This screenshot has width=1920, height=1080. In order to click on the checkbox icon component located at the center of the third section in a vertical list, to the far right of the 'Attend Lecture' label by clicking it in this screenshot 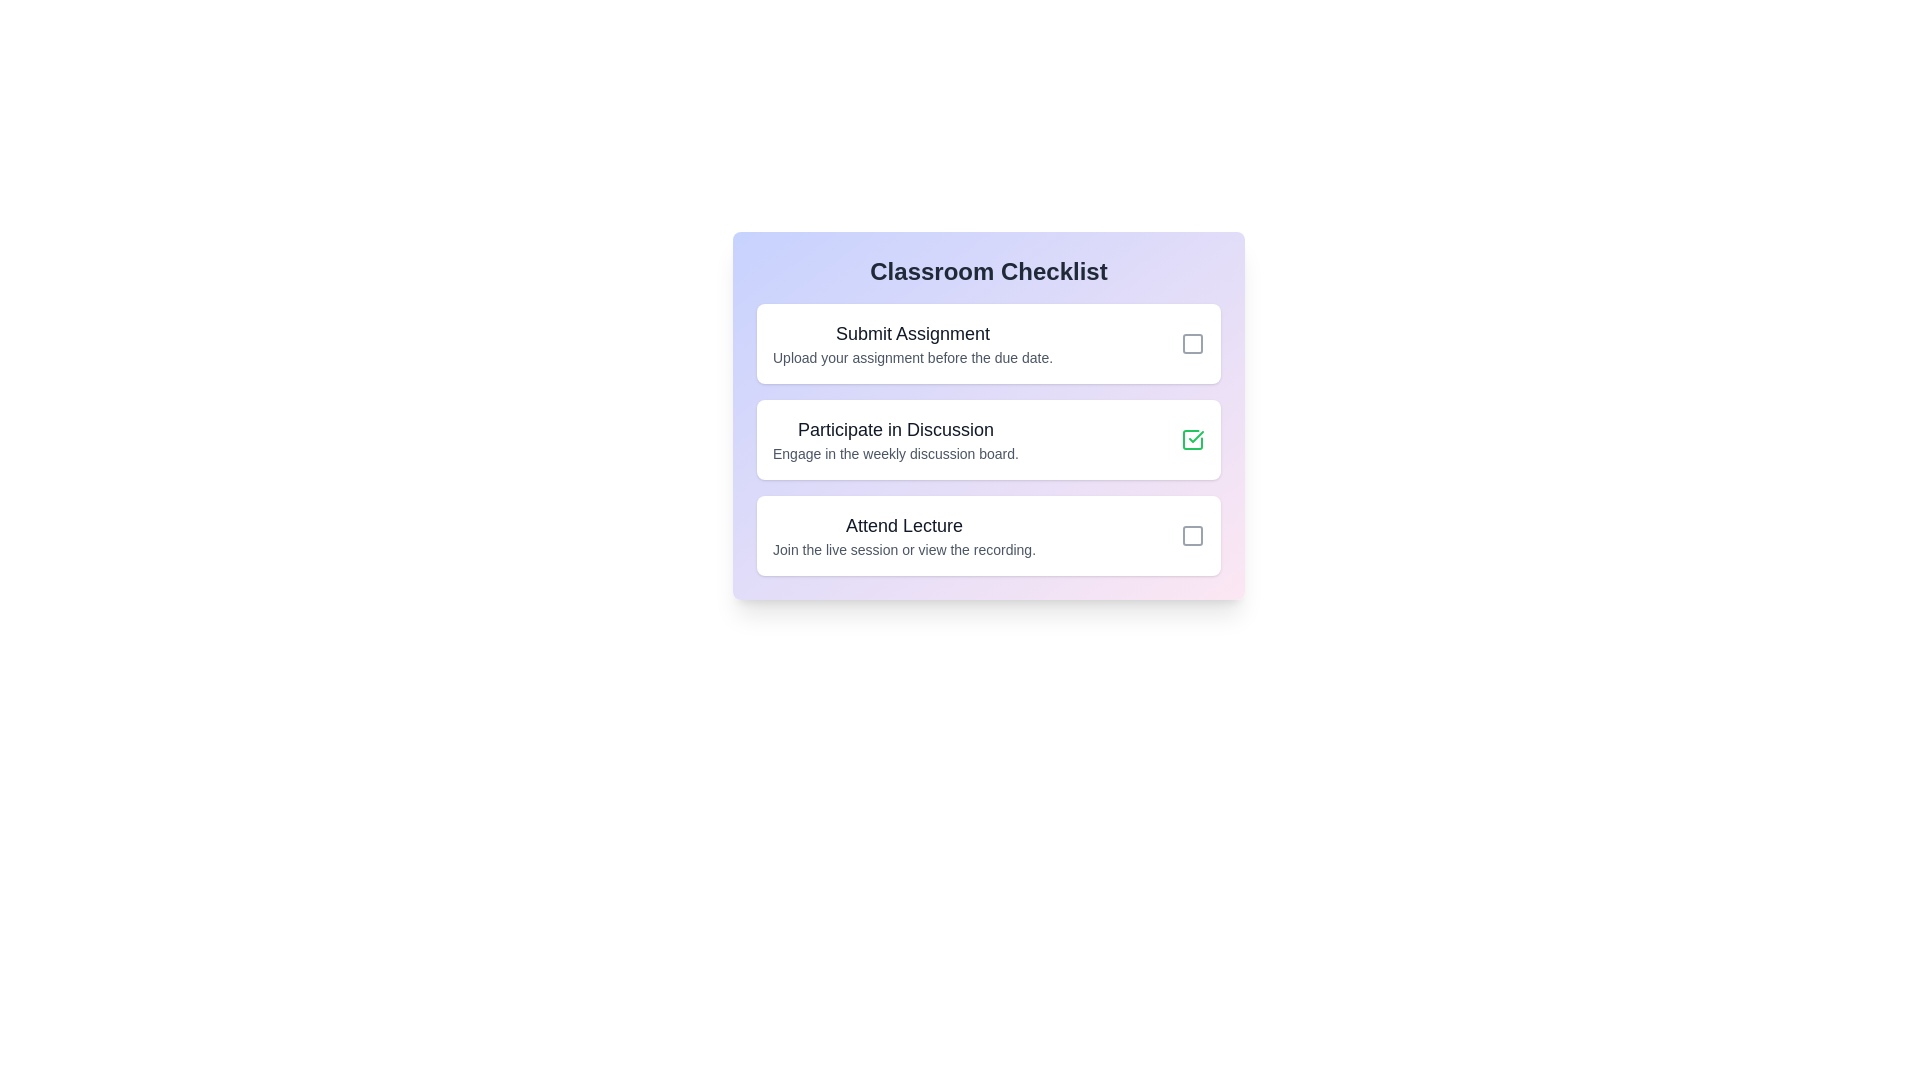, I will do `click(1193, 535)`.